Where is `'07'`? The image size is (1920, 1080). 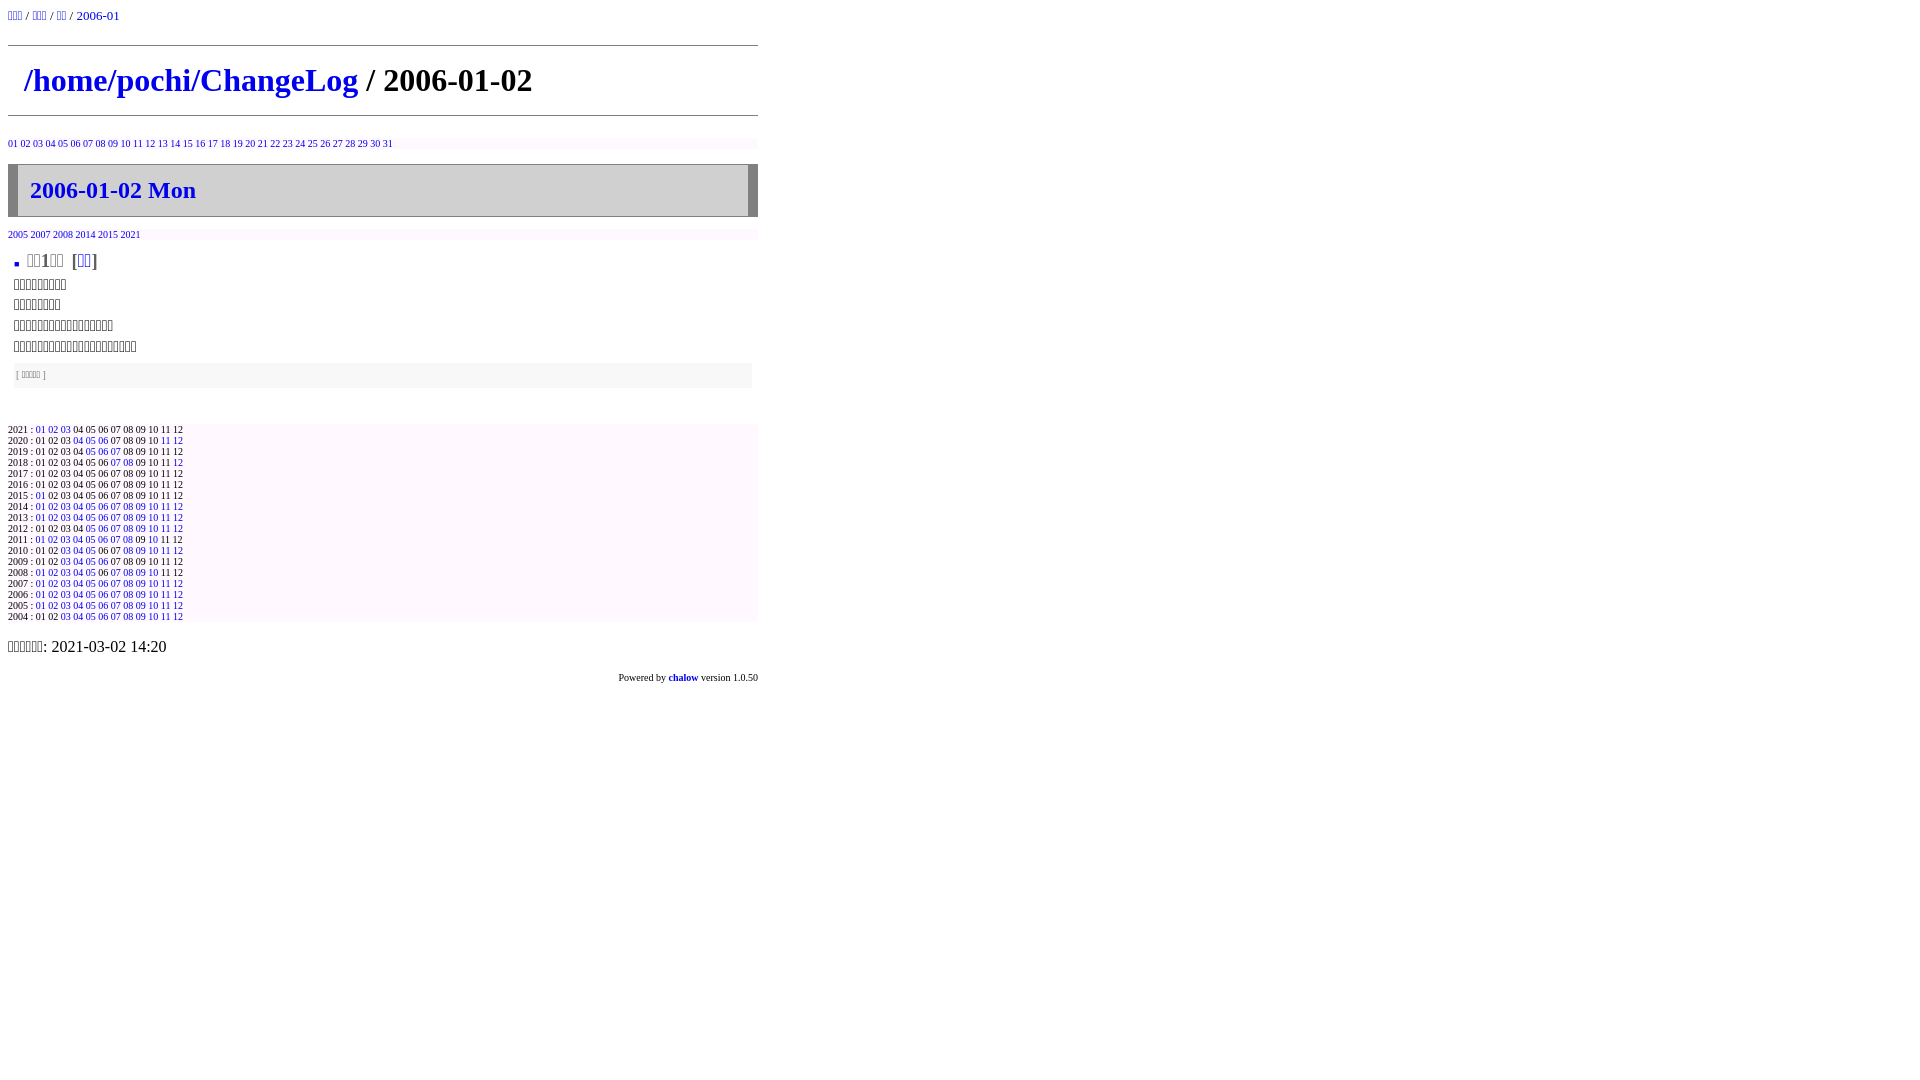 '07' is located at coordinates (114, 516).